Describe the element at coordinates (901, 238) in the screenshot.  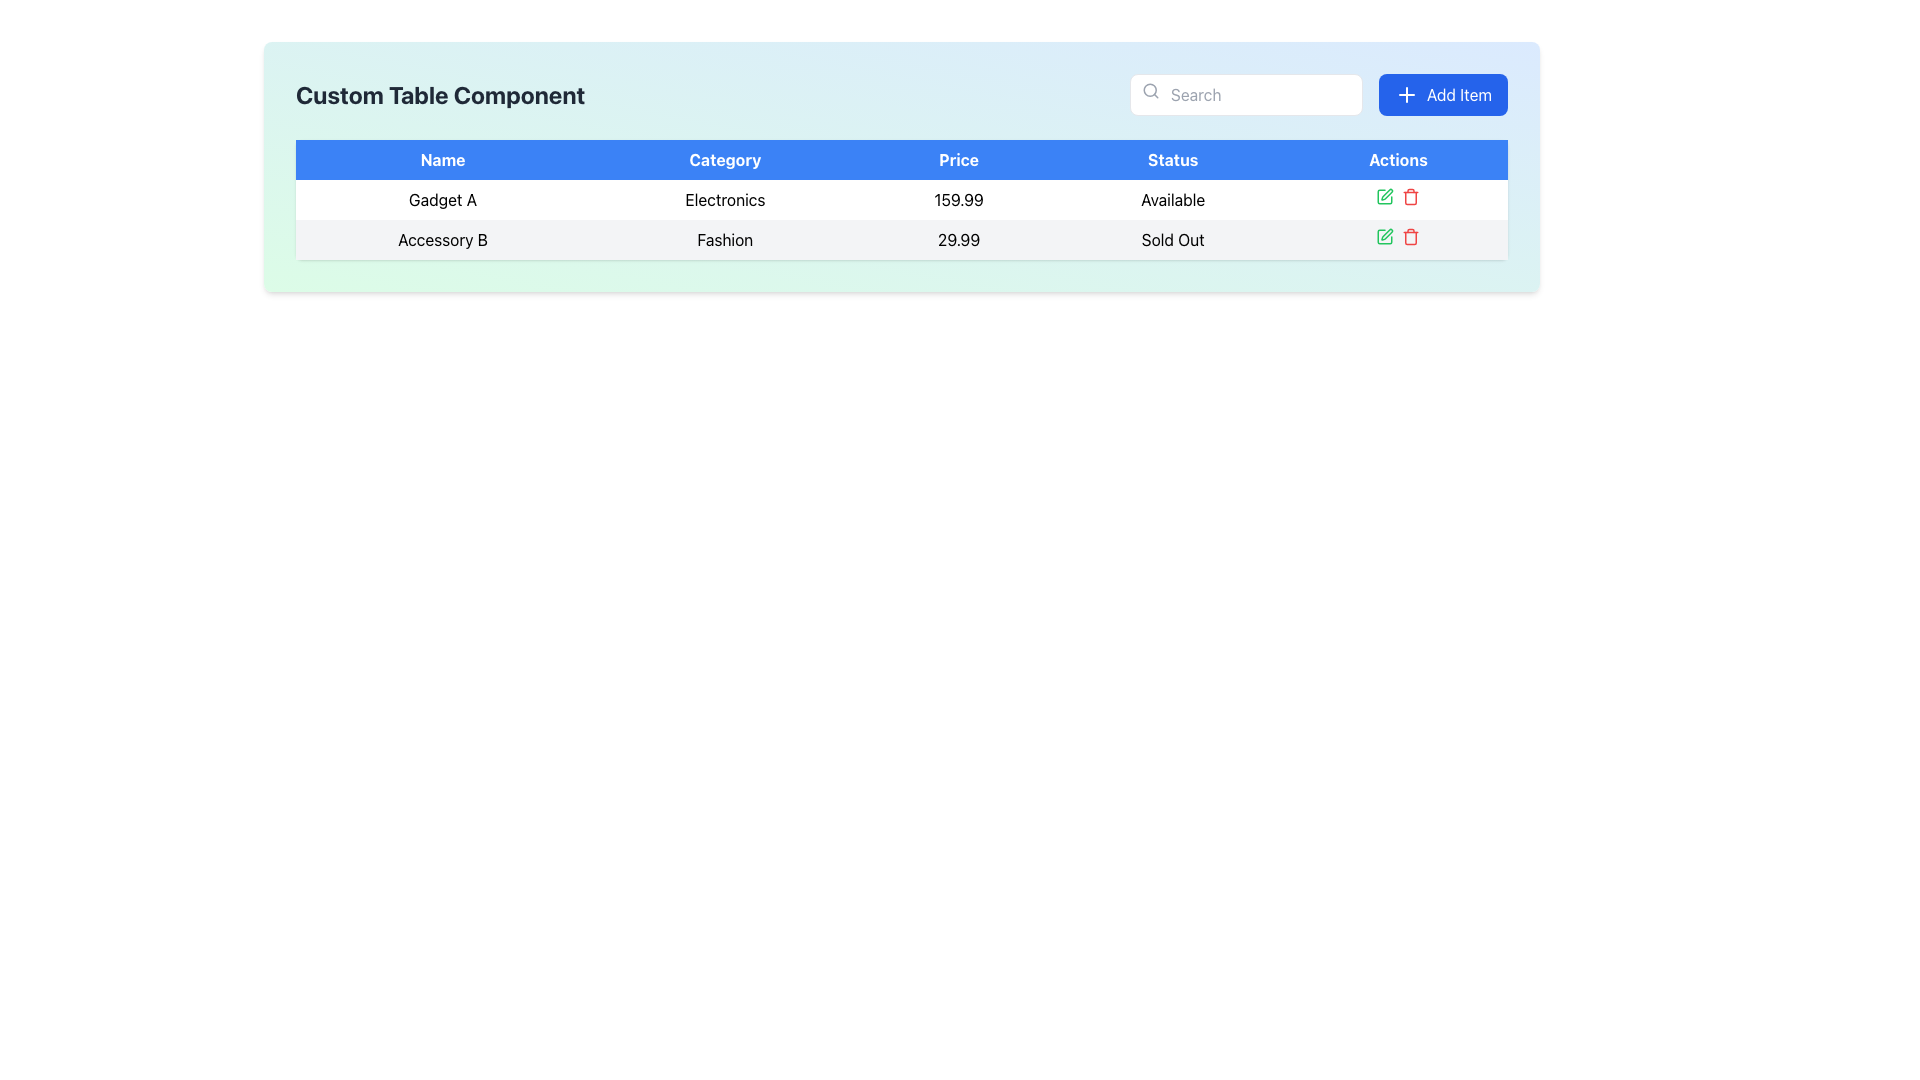
I see `the second row in the product table` at that location.